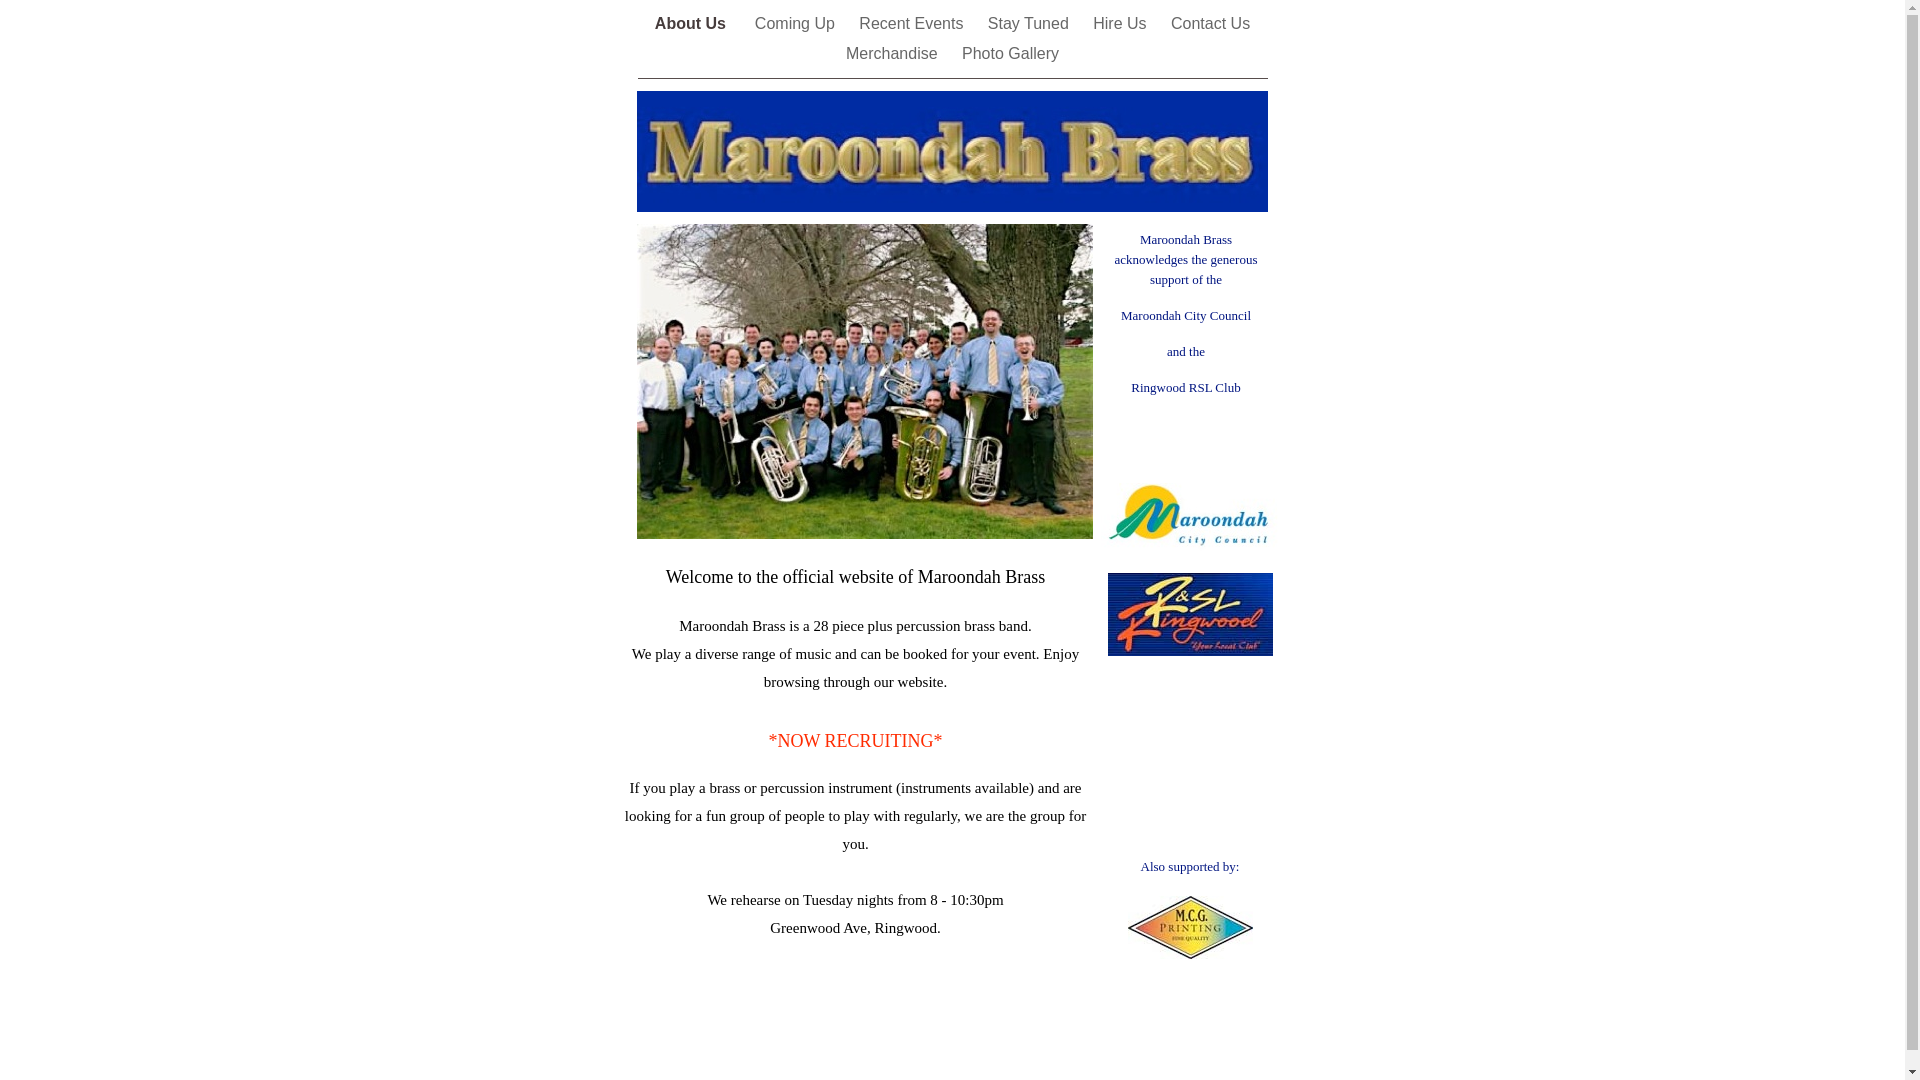 This screenshot has height=1080, width=1920. I want to click on 'Hire Us', so click(1092, 23).